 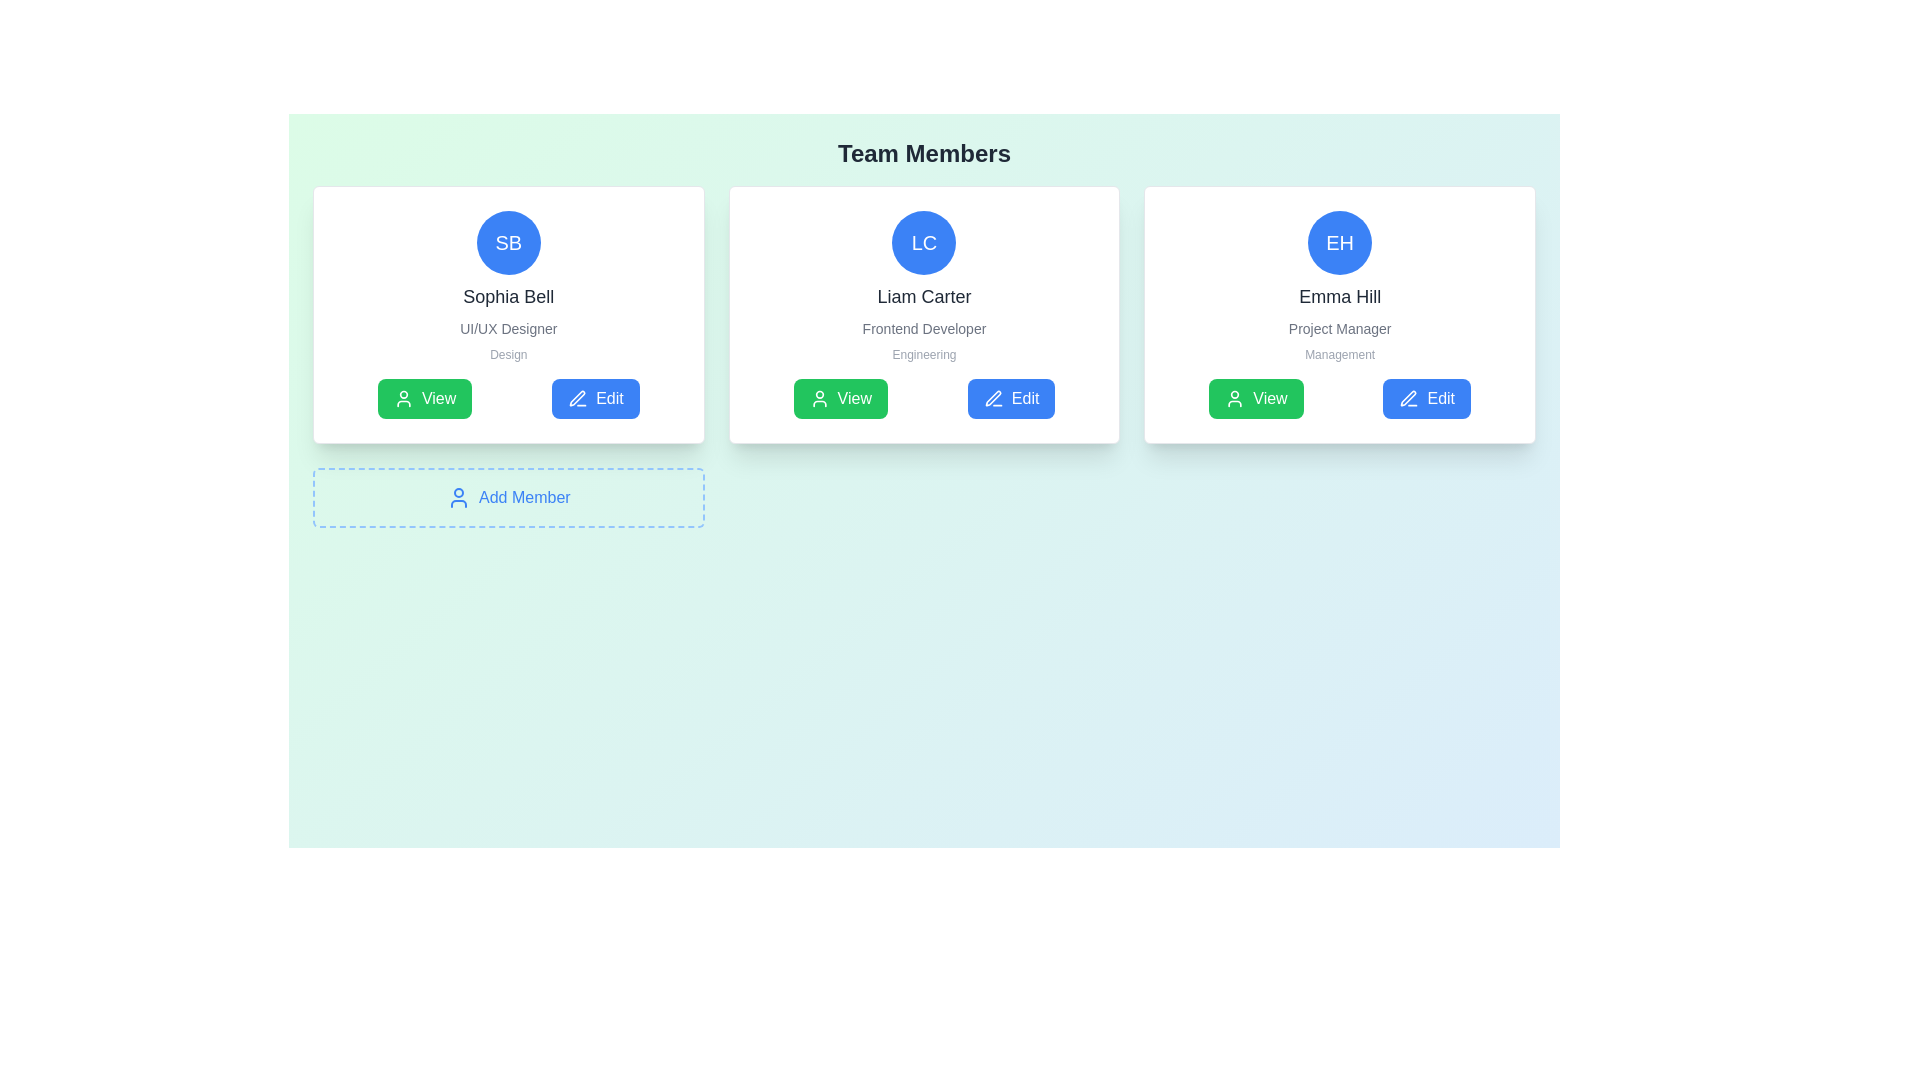 What do you see at coordinates (923, 327) in the screenshot?
I see `the Text Label displaying the role or job title associated with 'Liam Carter' in the profile card, which is positioned beneath the name and above the 'Engineering' text field` at bounding box center [923, 327].